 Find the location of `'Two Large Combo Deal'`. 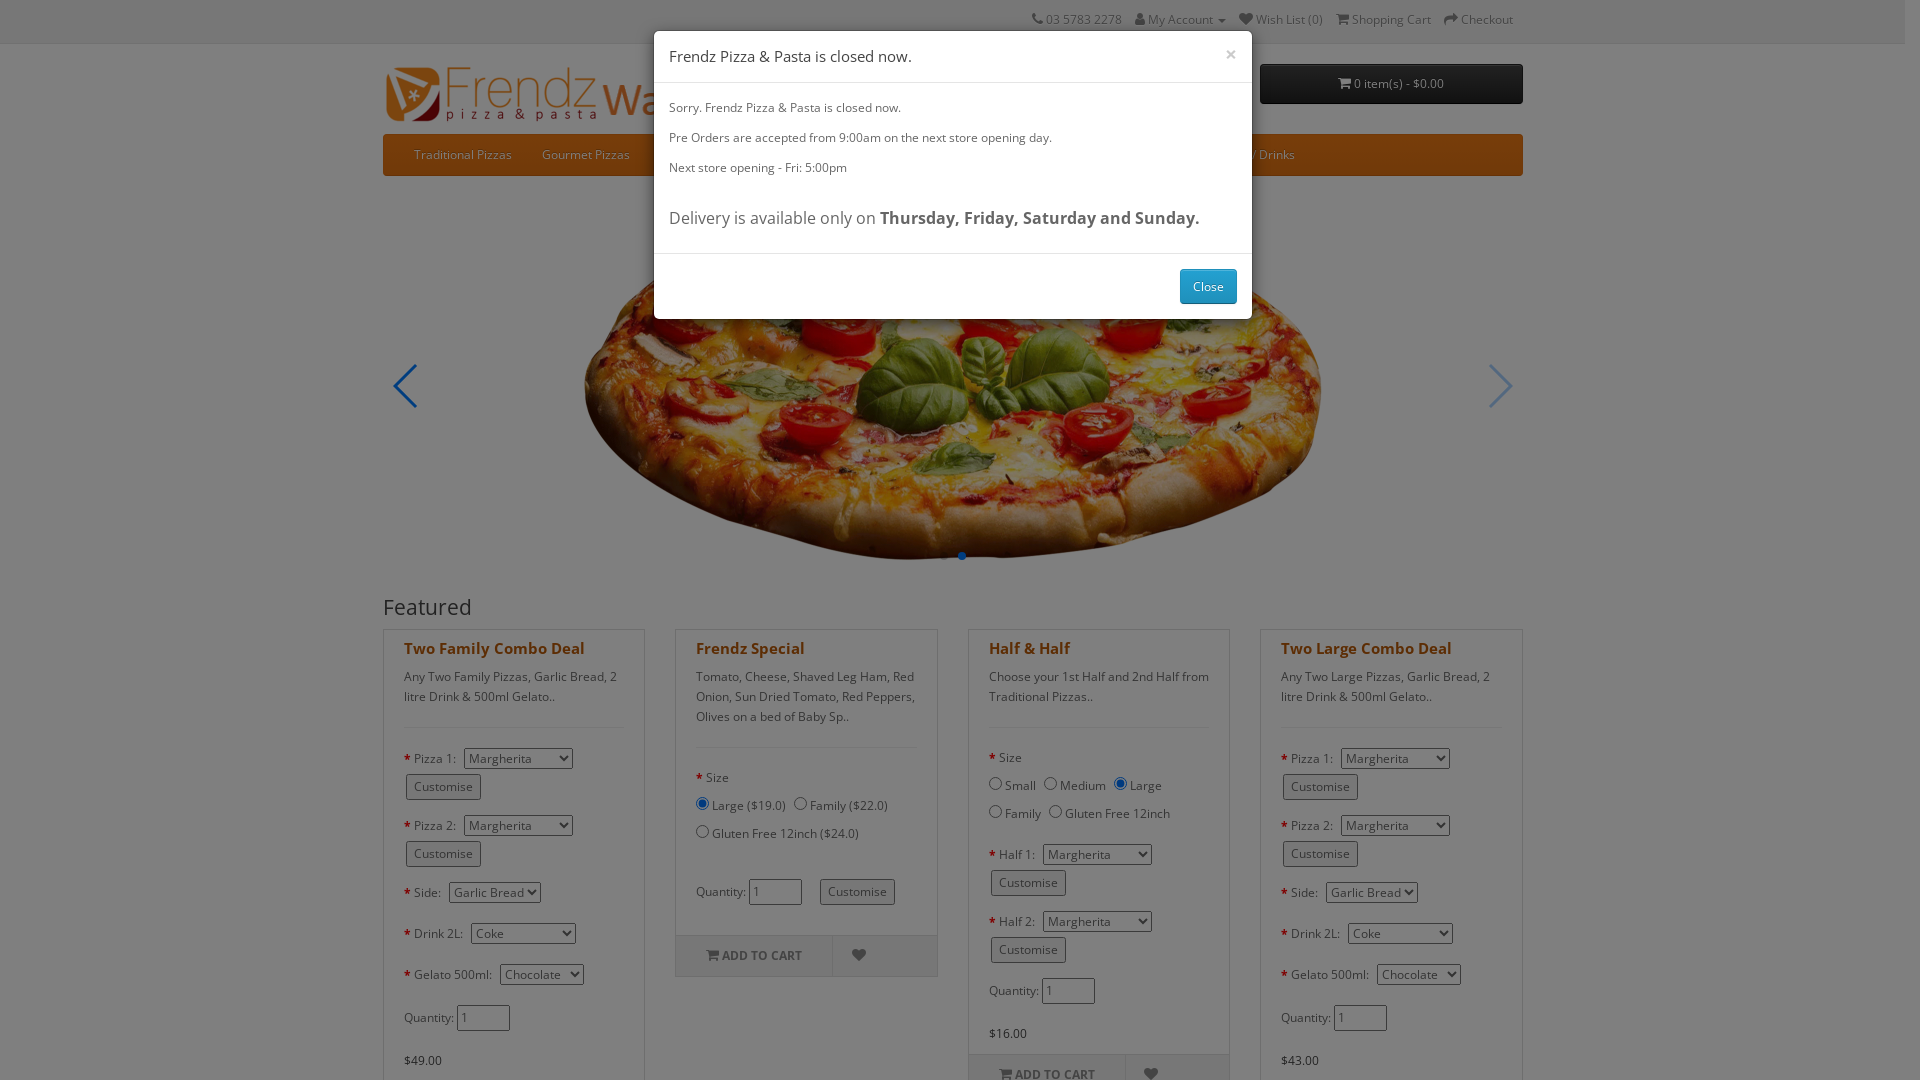

'Two Large Combo Deal' is located at coordinates (1365, 648).